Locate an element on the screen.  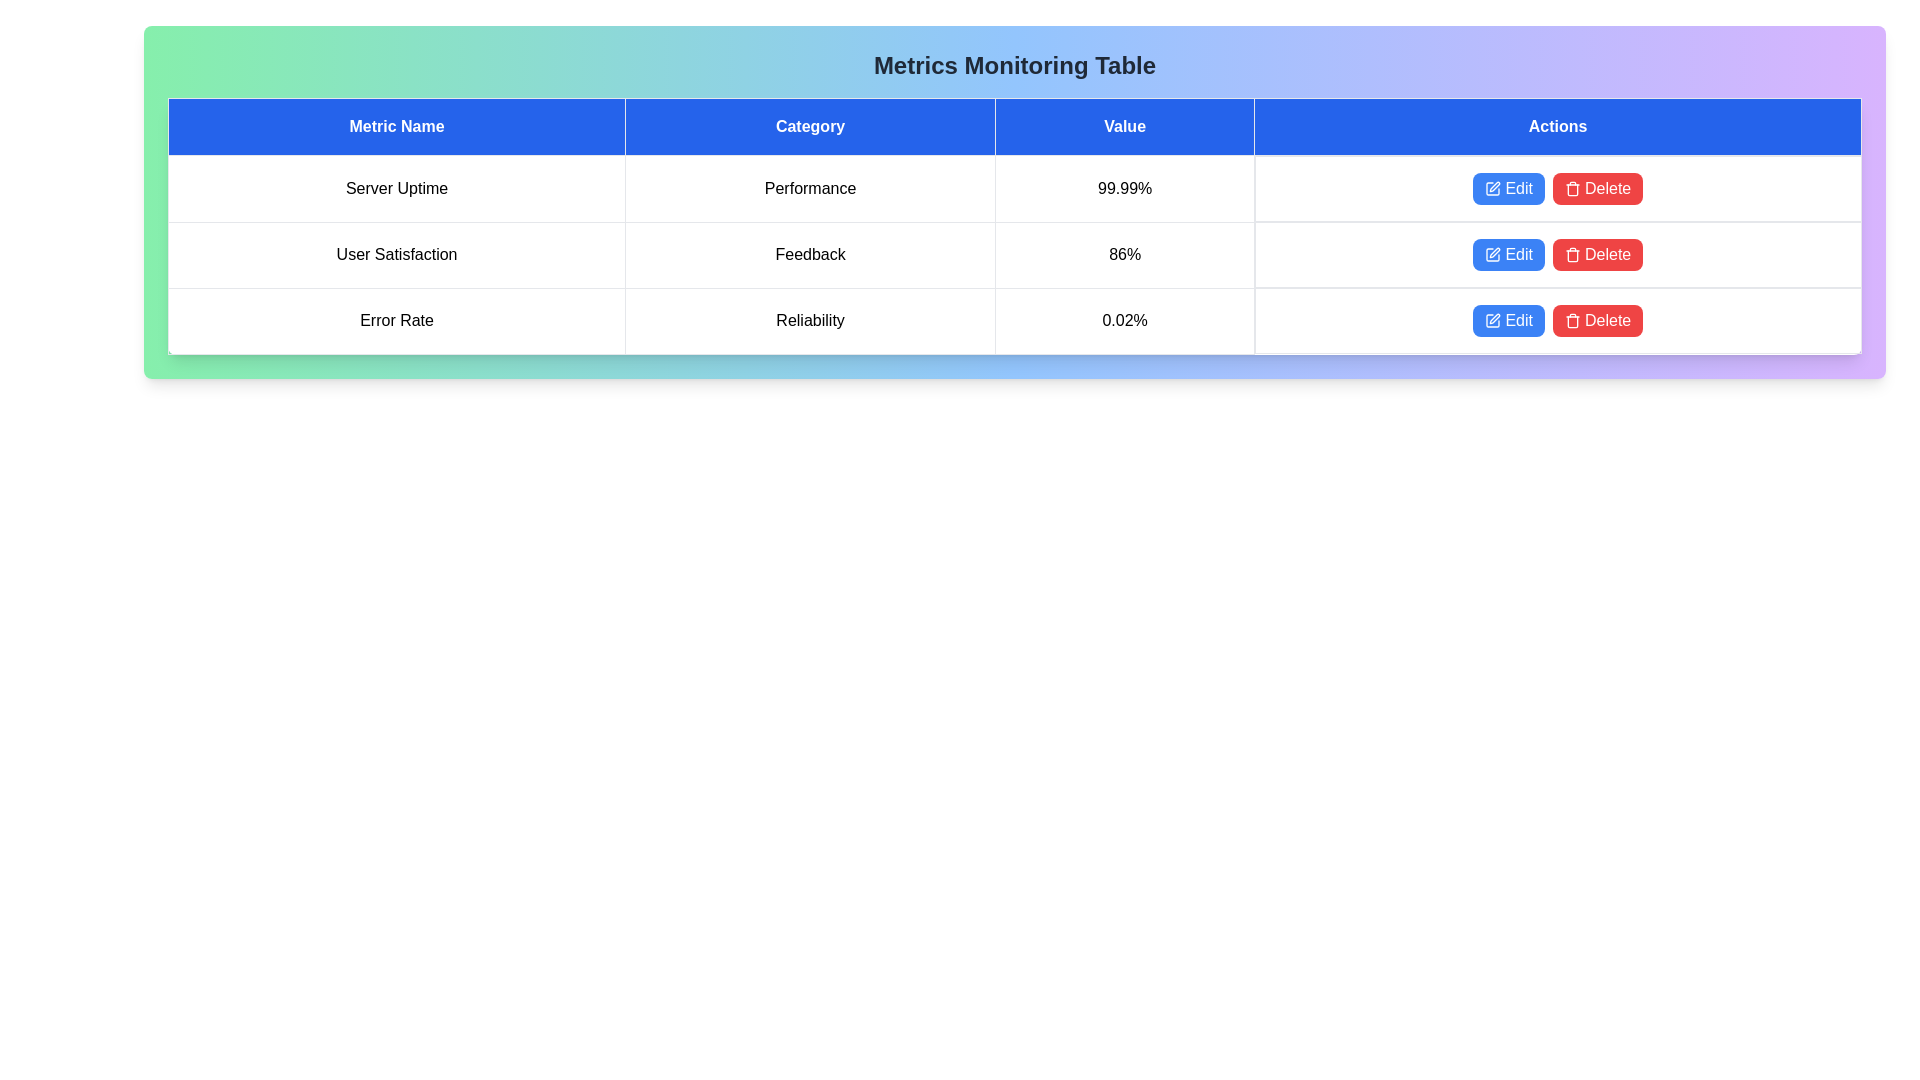
the table header Category to sort or interact with it is located at coordinates (811, 127).